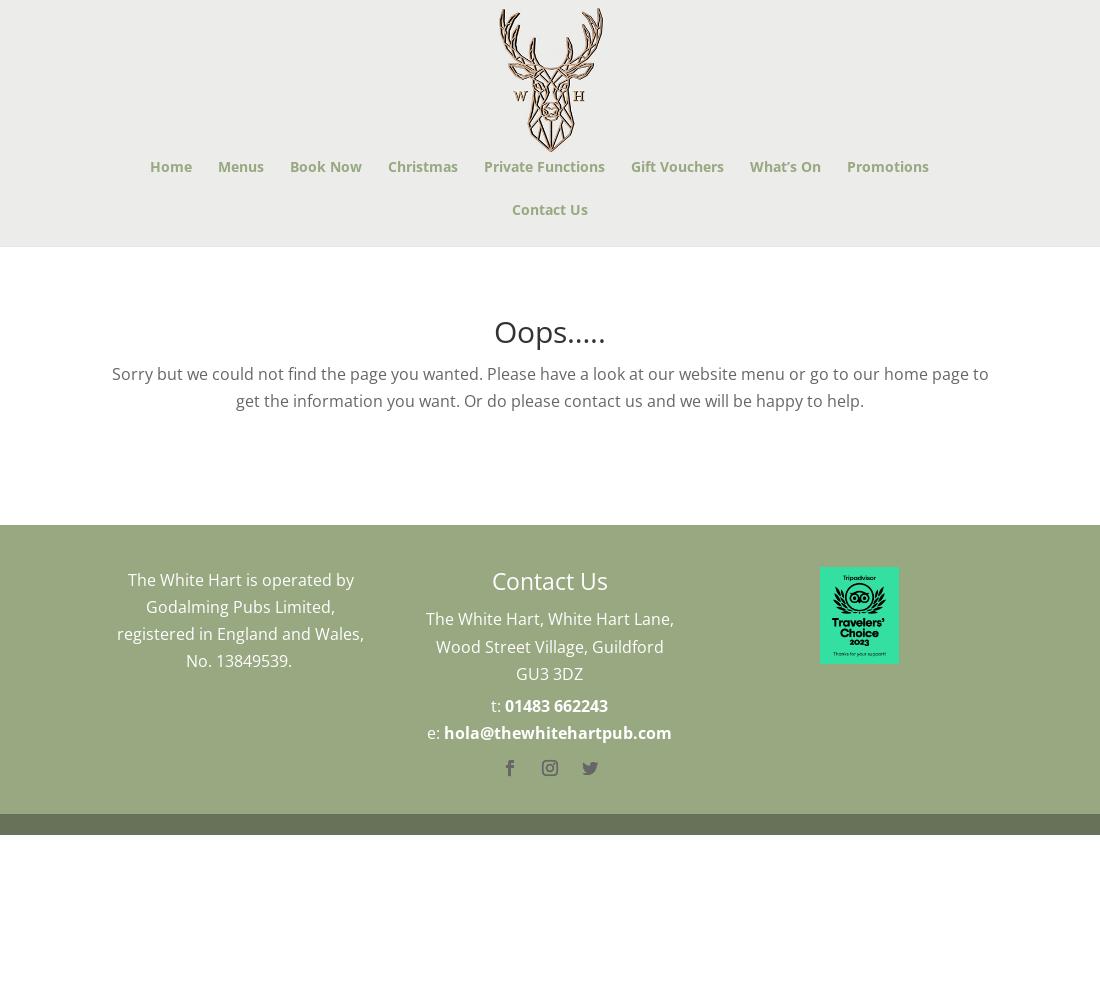  What do you see at coordinates (424, 646) in the screenshot?
I see `'The White Hart, White Hart Lane, Wood Street Village, Guildford GU3 3DZ'` at bounding box center [424, 646].